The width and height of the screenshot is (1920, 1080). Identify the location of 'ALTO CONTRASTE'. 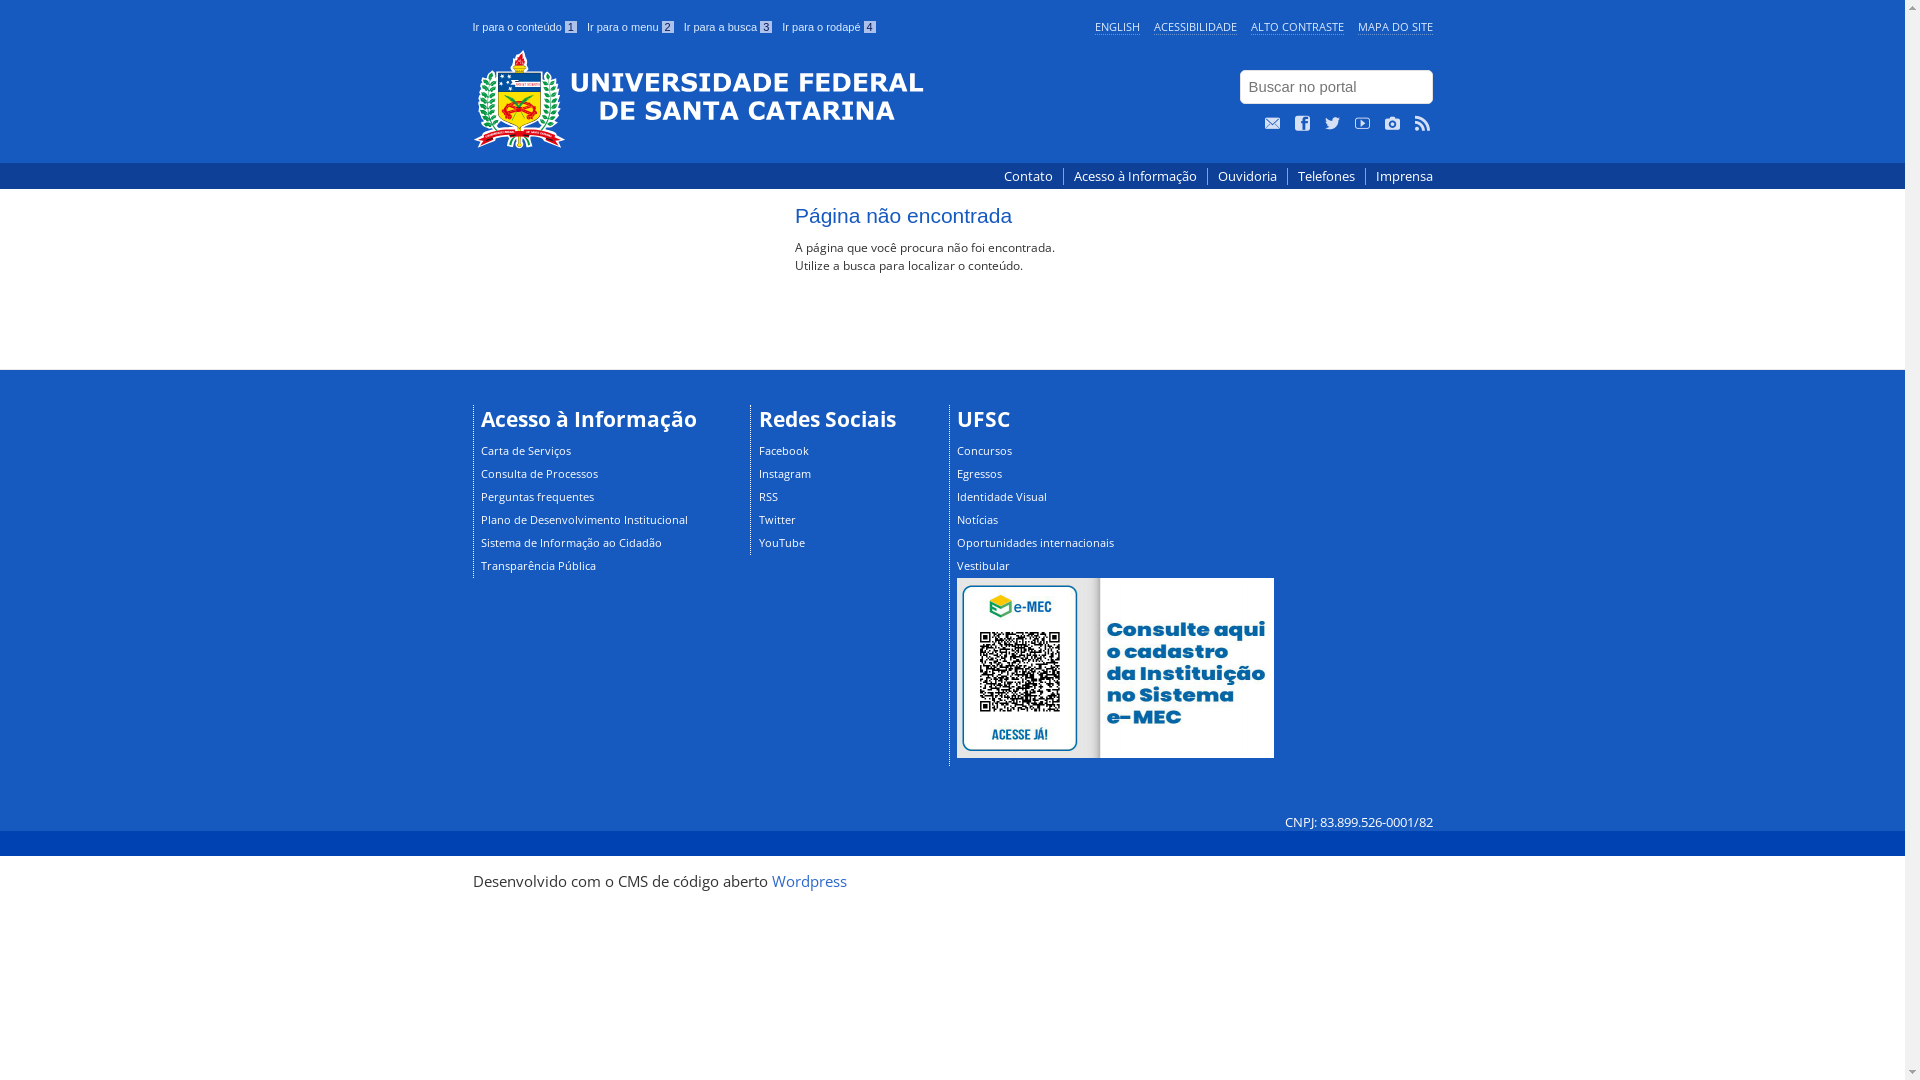
(1248, 26).